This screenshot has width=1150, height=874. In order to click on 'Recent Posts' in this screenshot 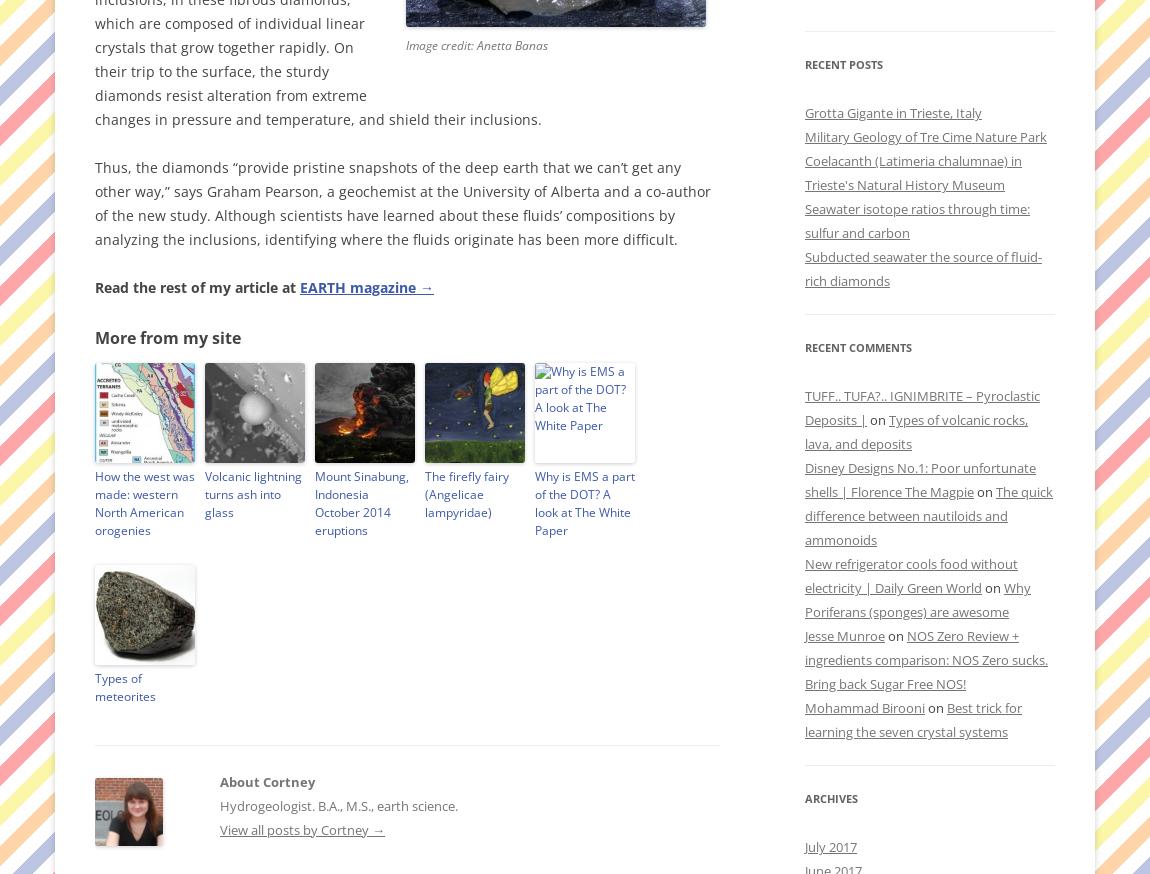, I will do `click(842, 63)`.